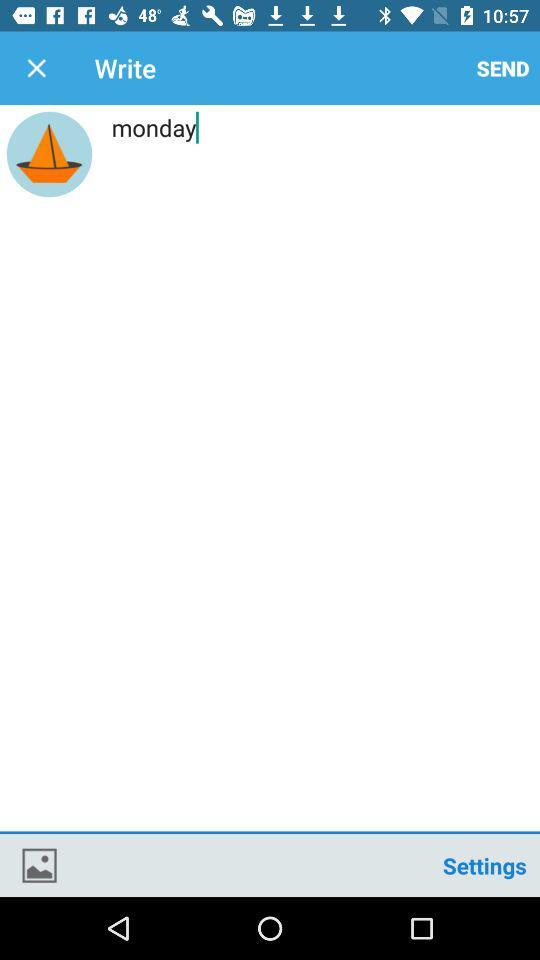  What do you see at coordinates (502, 68) in the screenshot?
I see `the item next to write item` at bounding box center [502, 68].